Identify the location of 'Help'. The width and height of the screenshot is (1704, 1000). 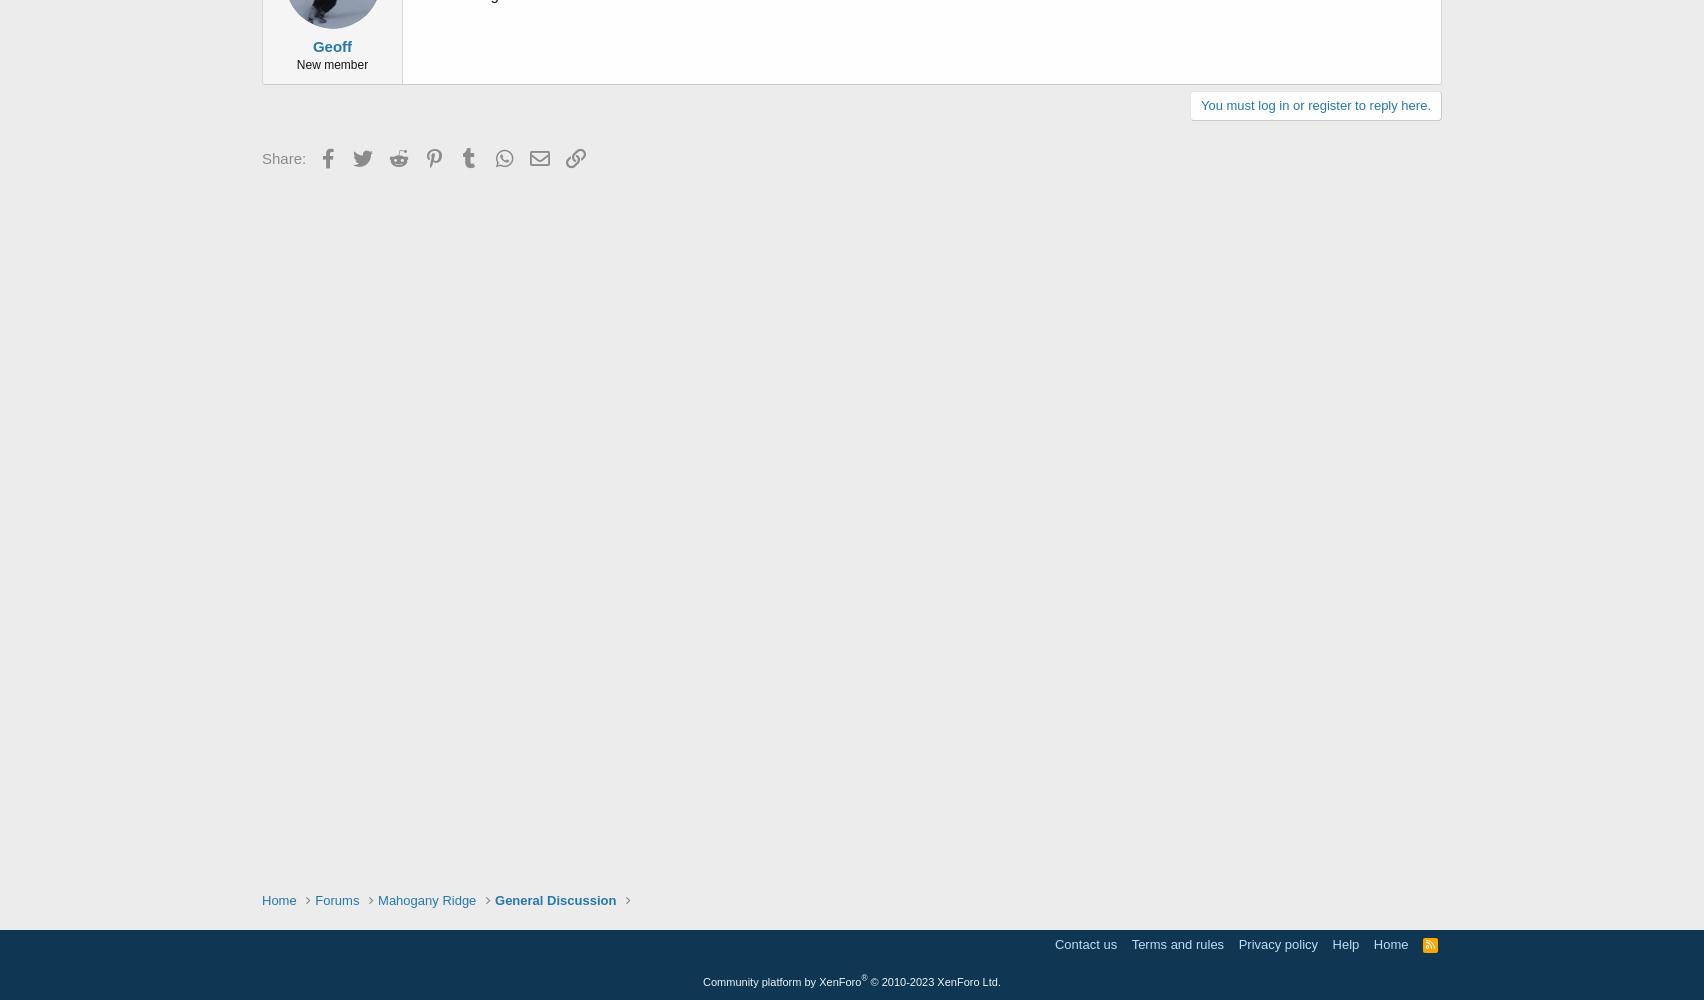
(1332, 943).